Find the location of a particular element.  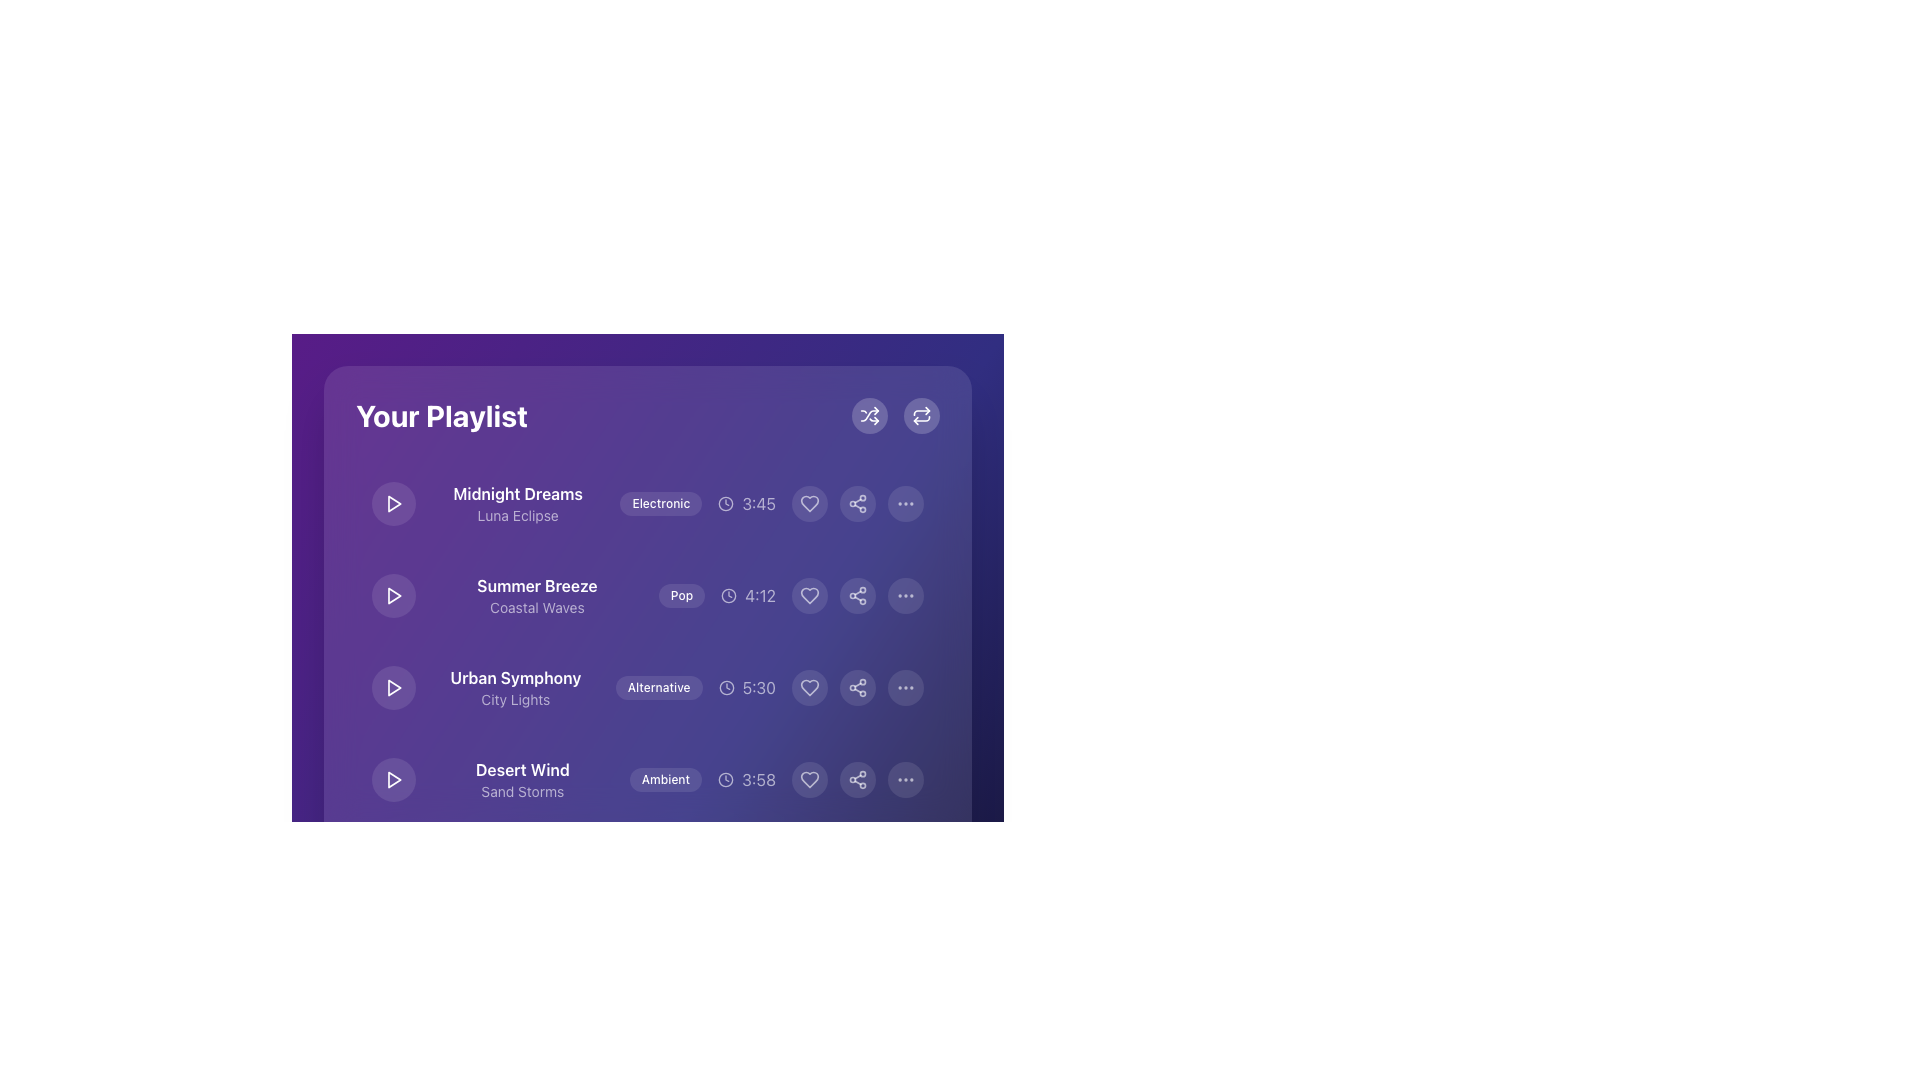

the numeric button positioned in the middle of a horizontal group of five similar elements, which is the third button, to observe its hover effects is located at coordinates (648, 960).